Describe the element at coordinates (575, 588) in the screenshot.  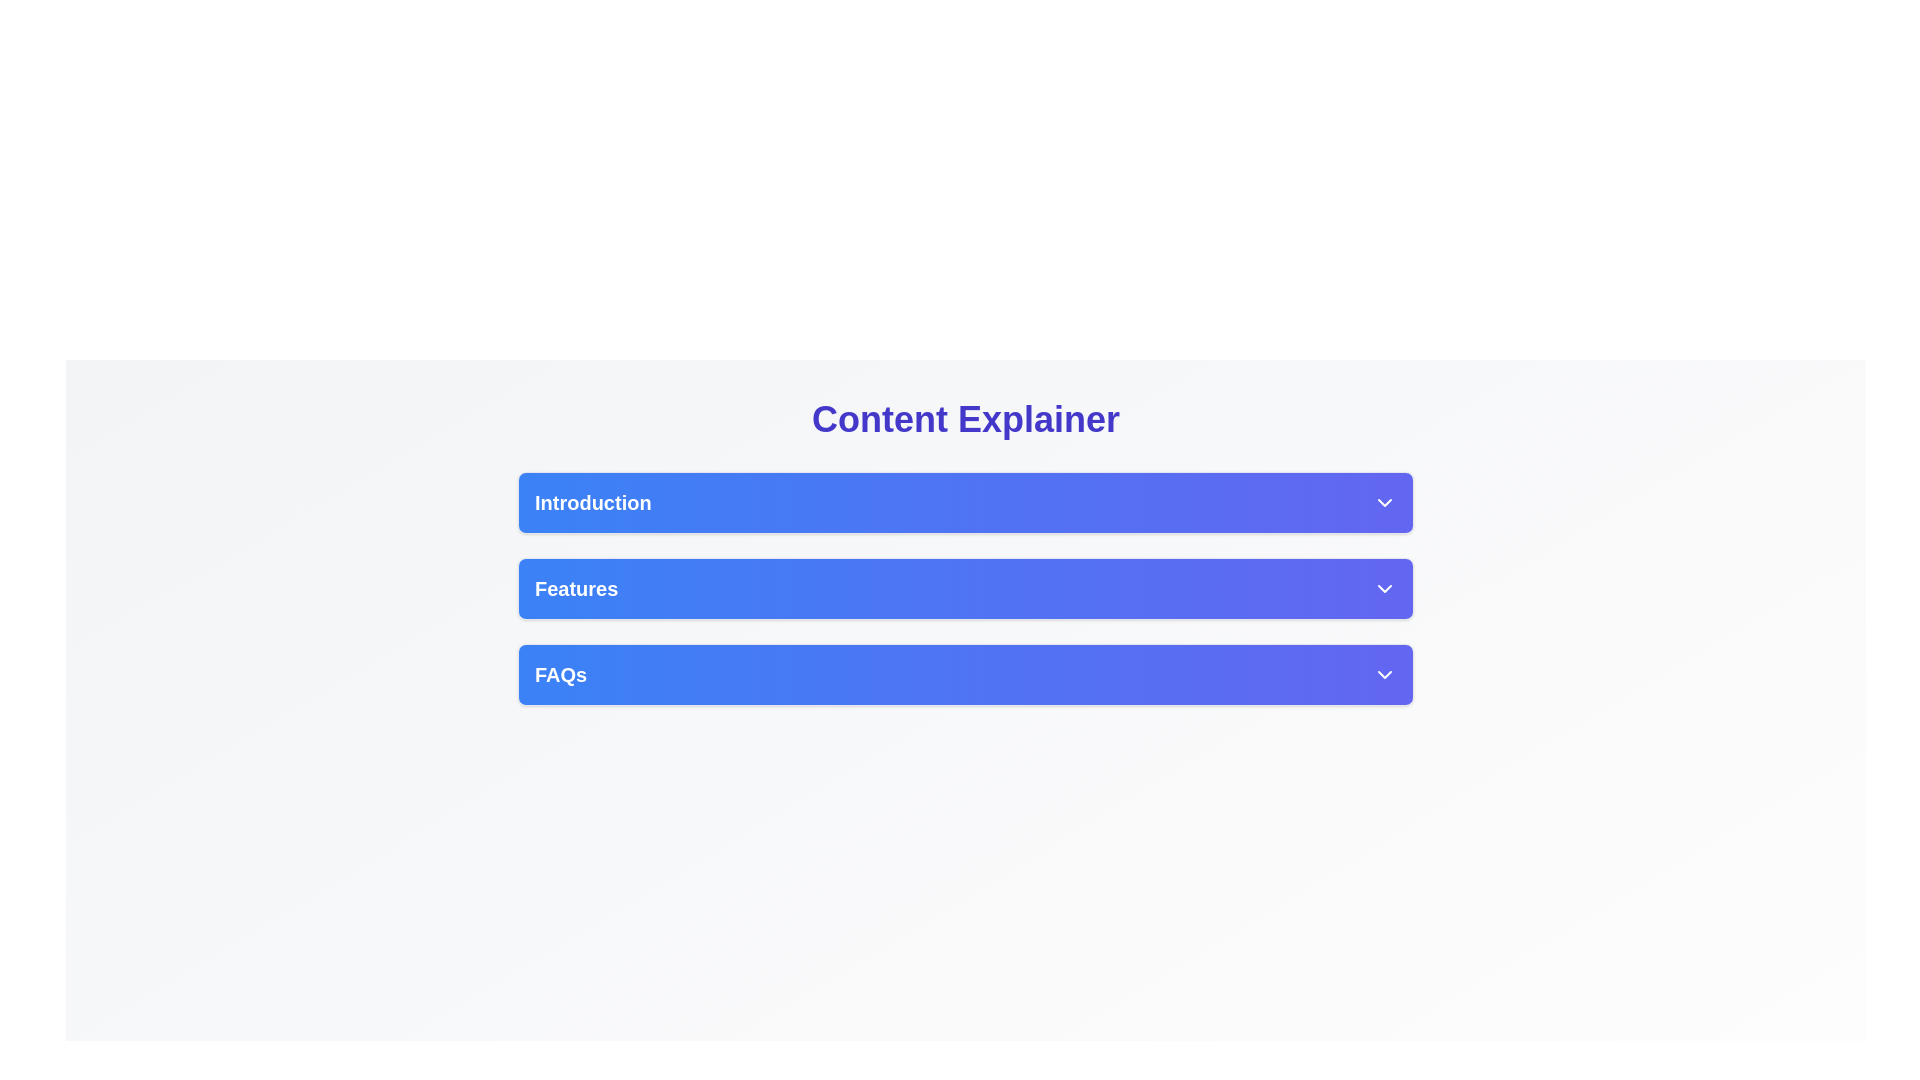
I see `the non-interactive text label containing the word 'Features', which is styled in a larger bold font and is located within a gradient background banner` at that location.